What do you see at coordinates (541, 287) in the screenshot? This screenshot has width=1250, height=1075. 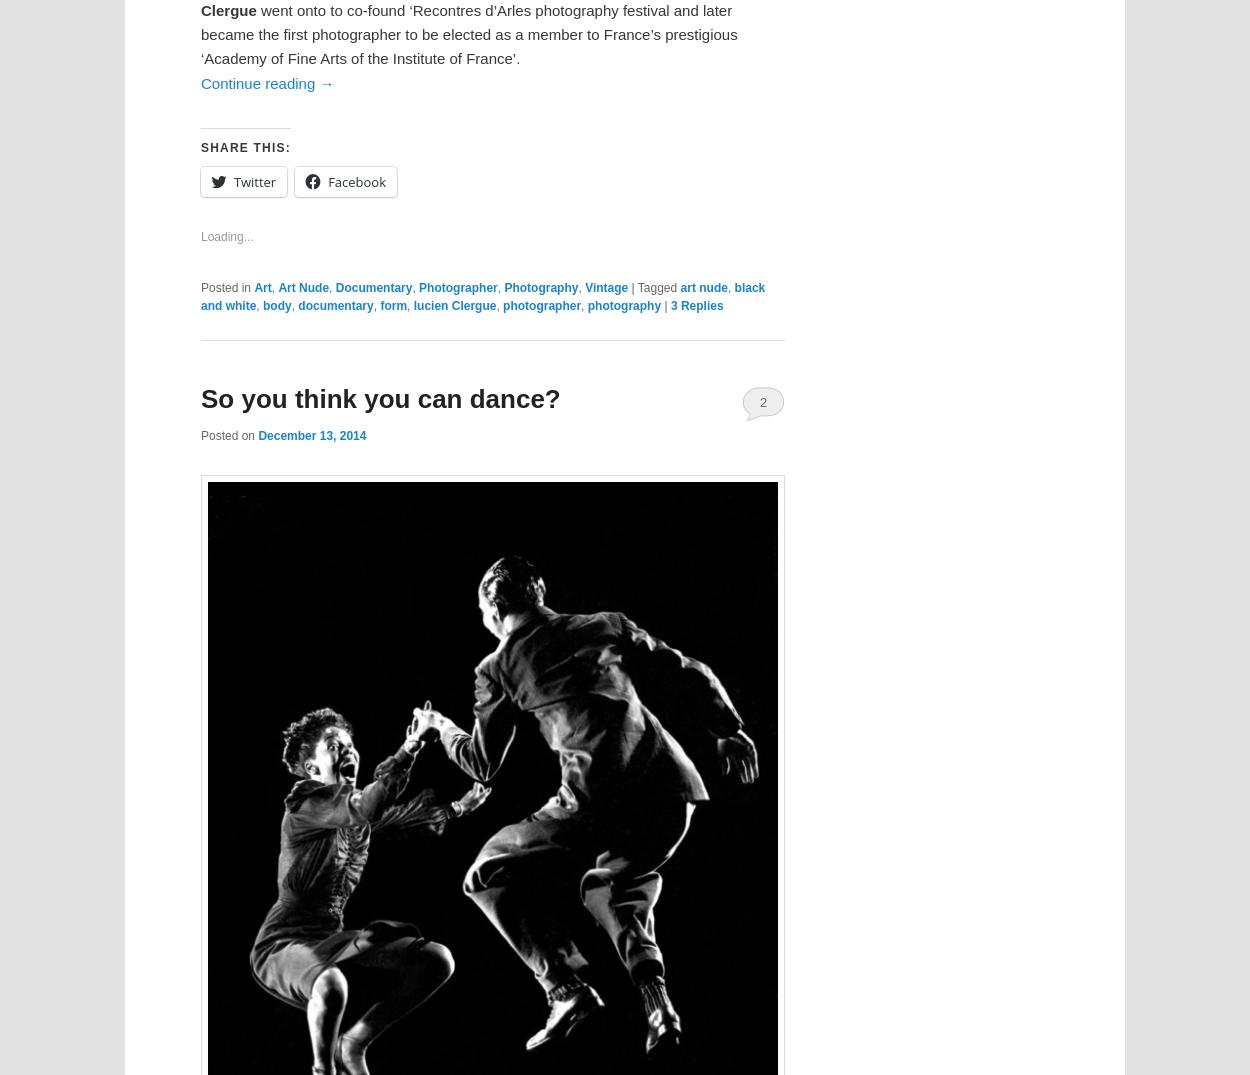 I see `'Photography'` at bounding box center [541, 287].